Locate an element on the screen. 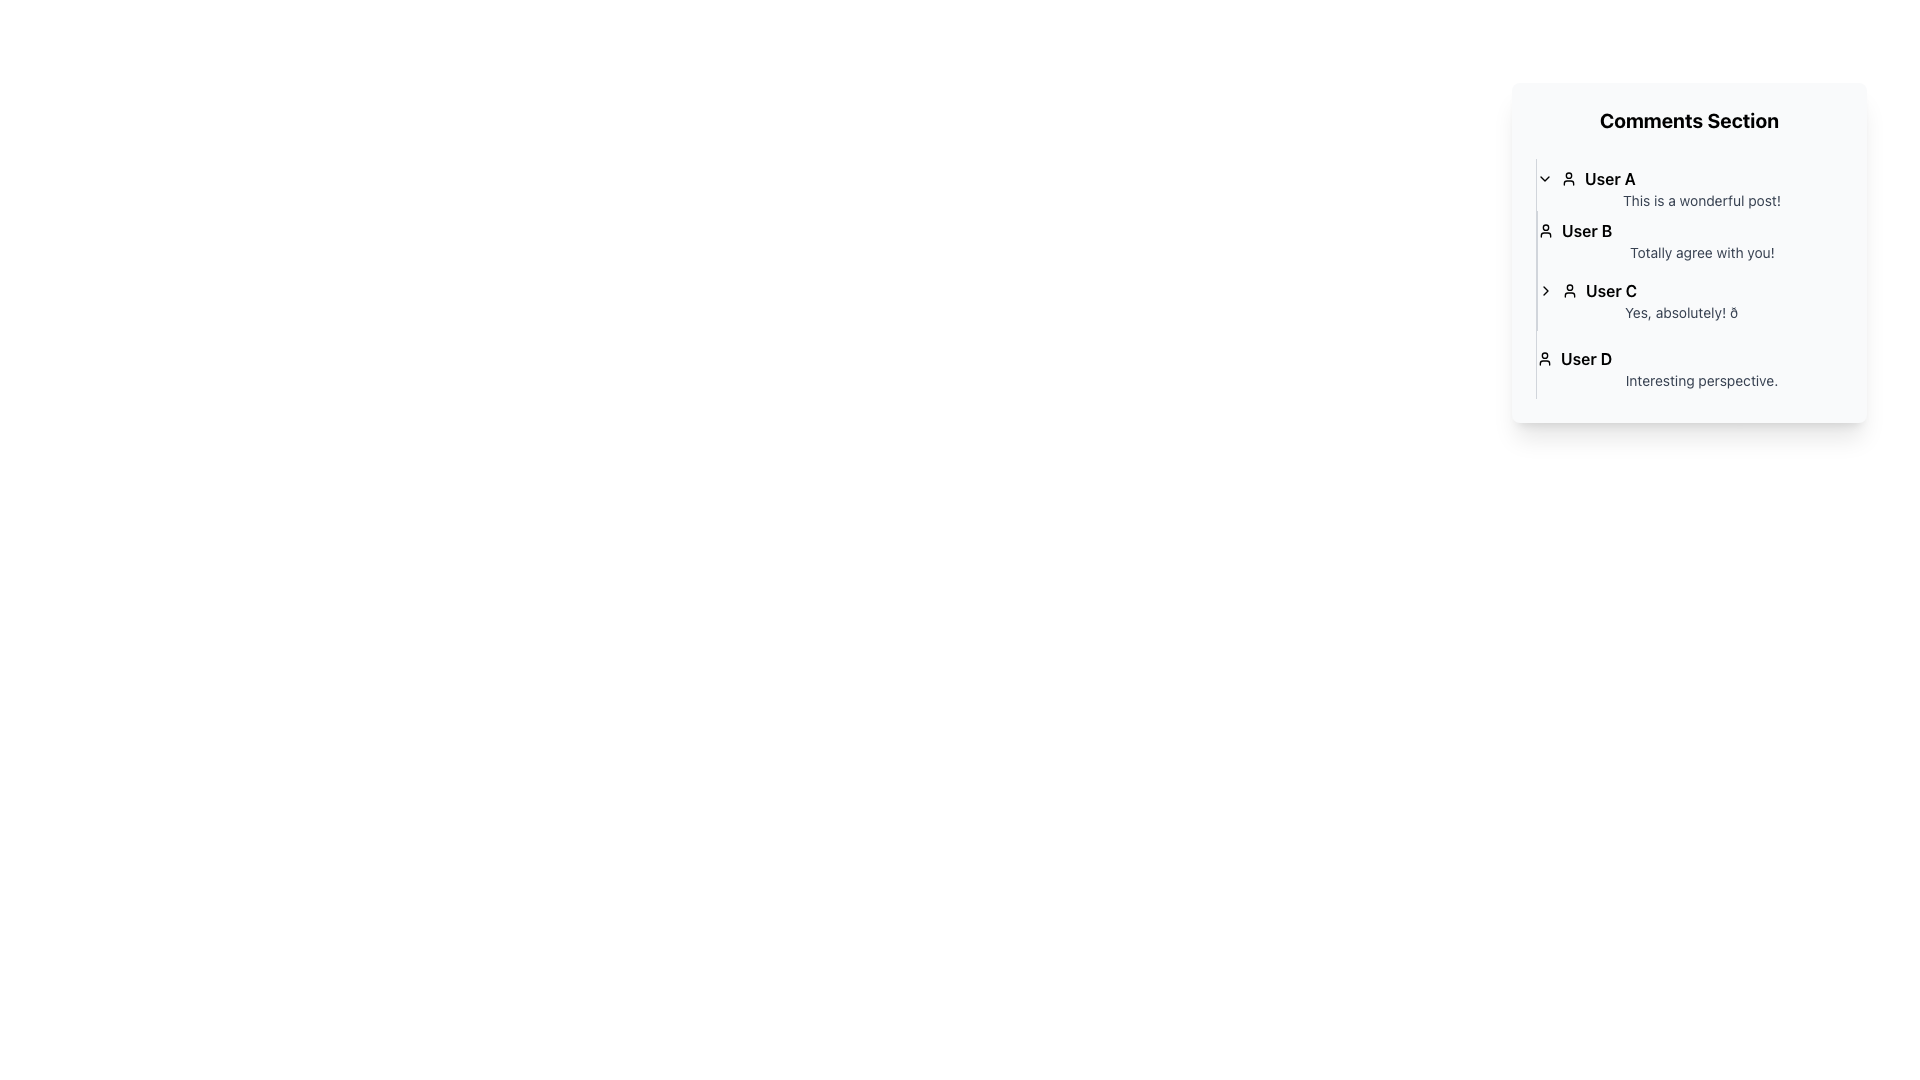  the small circular avatar icon representing 'User A', which is positioned to the left of the text in a vertical list of user comments is located at coordinates (1568, 177).